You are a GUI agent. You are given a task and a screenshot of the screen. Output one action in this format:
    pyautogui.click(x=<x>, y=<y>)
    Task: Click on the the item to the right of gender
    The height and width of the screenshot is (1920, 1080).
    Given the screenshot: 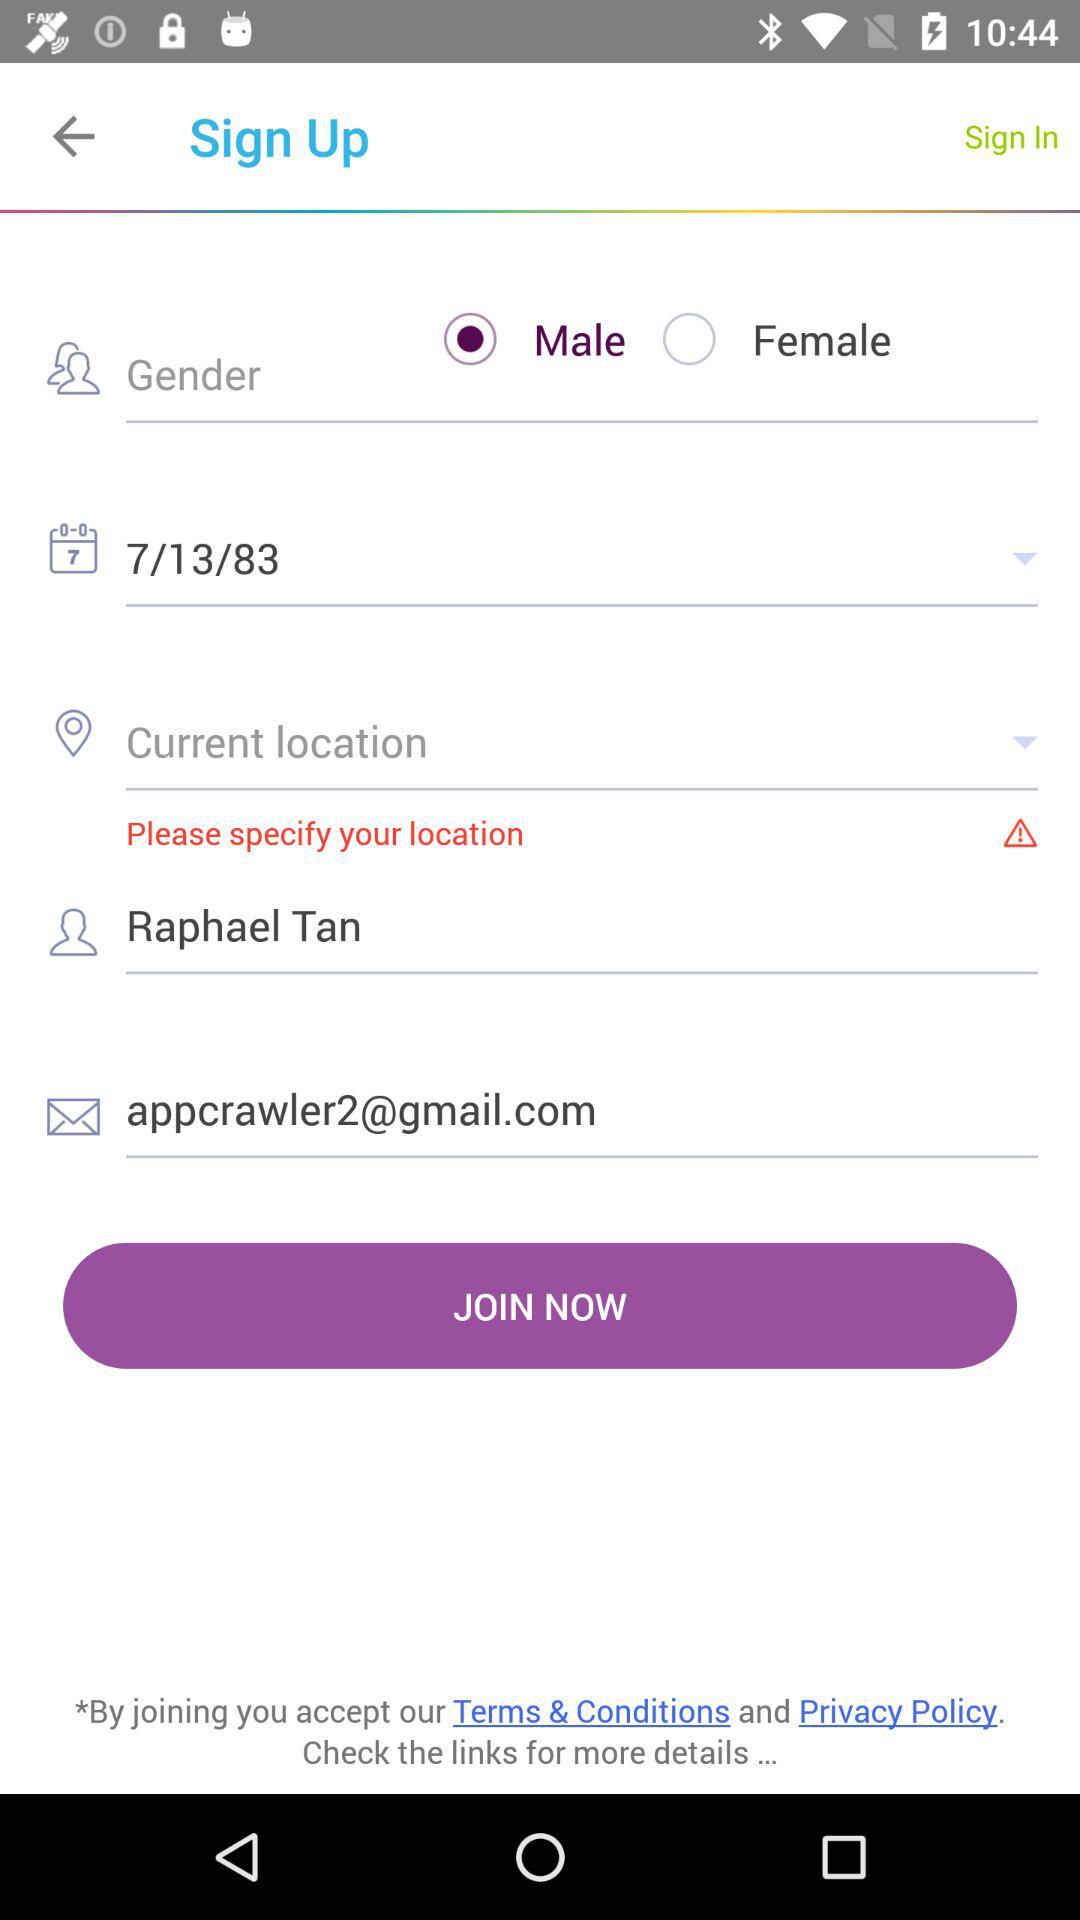 What is the action you would take?
    pyautogui.click(x=515, y=339)
    